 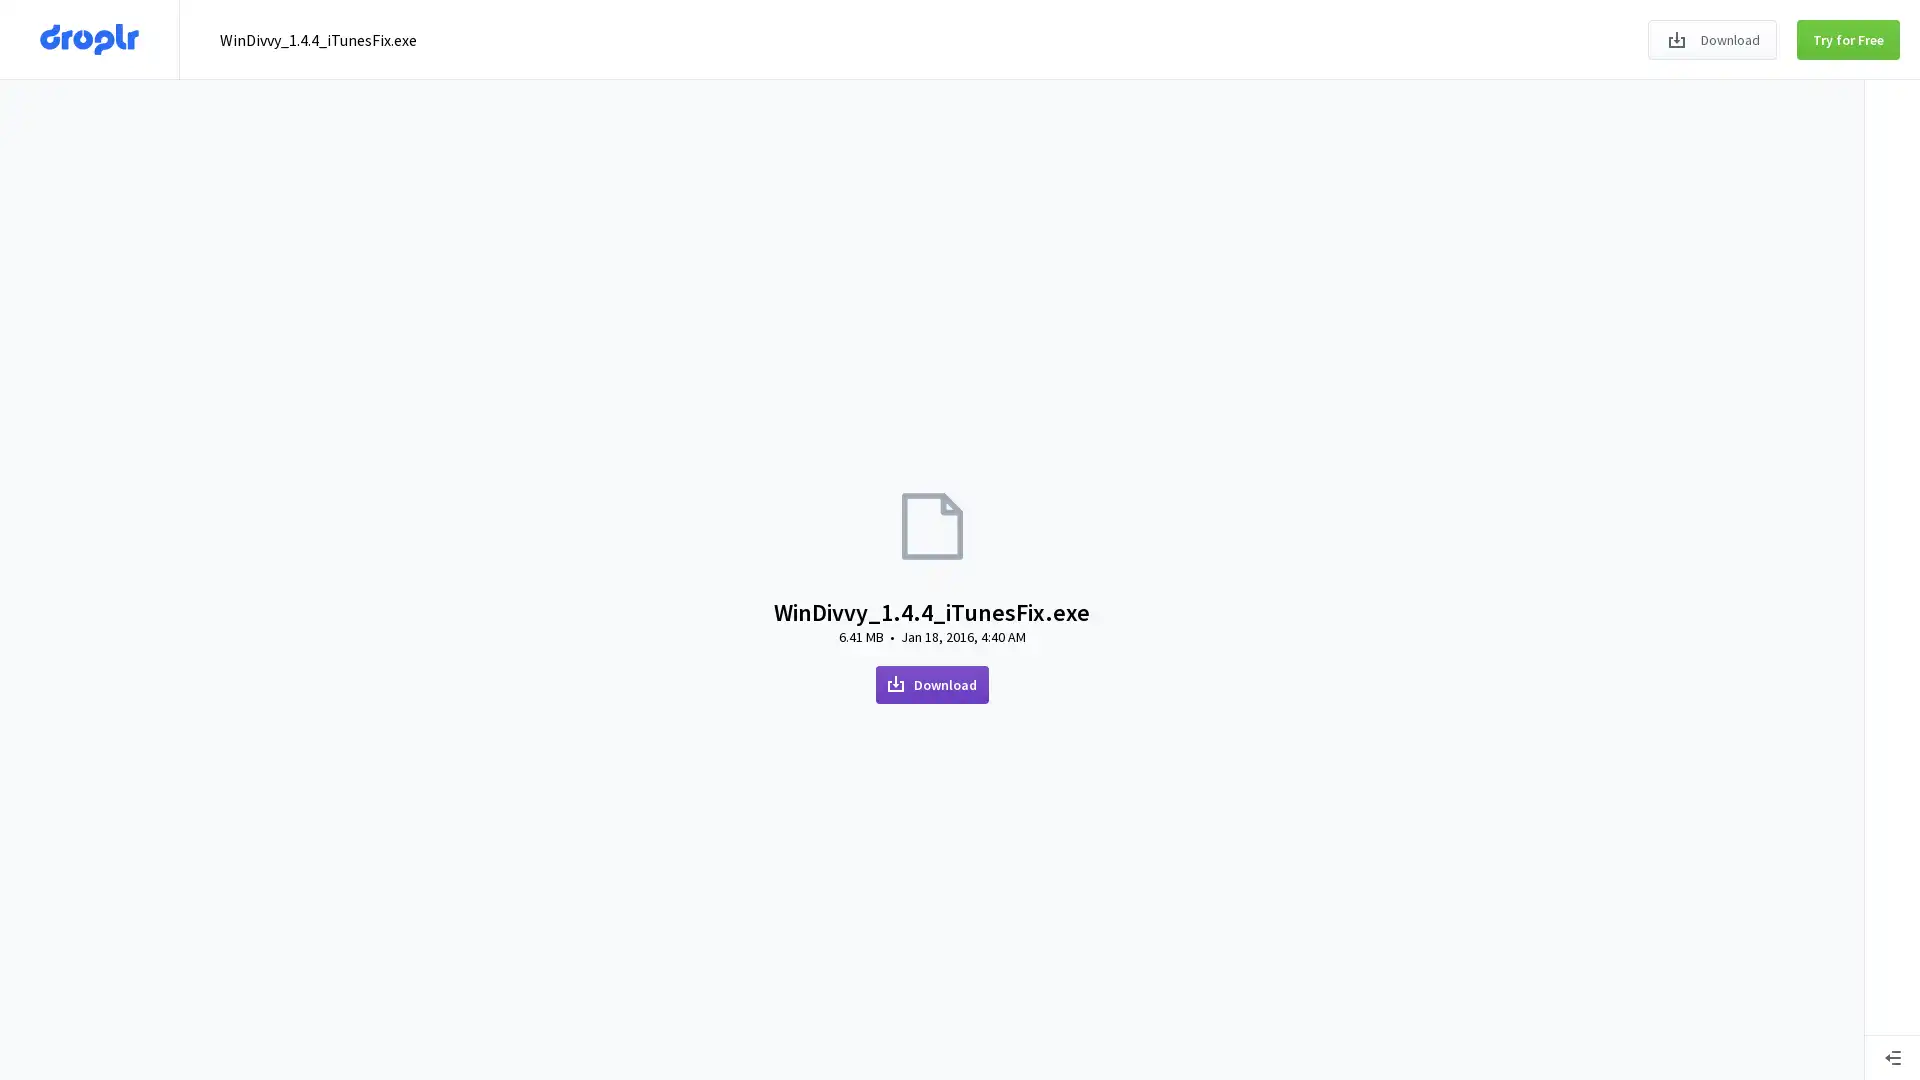 What do you see at coordinates (930, 682) in the screenshot?
I see `Download` at bounding box center [930, 682].